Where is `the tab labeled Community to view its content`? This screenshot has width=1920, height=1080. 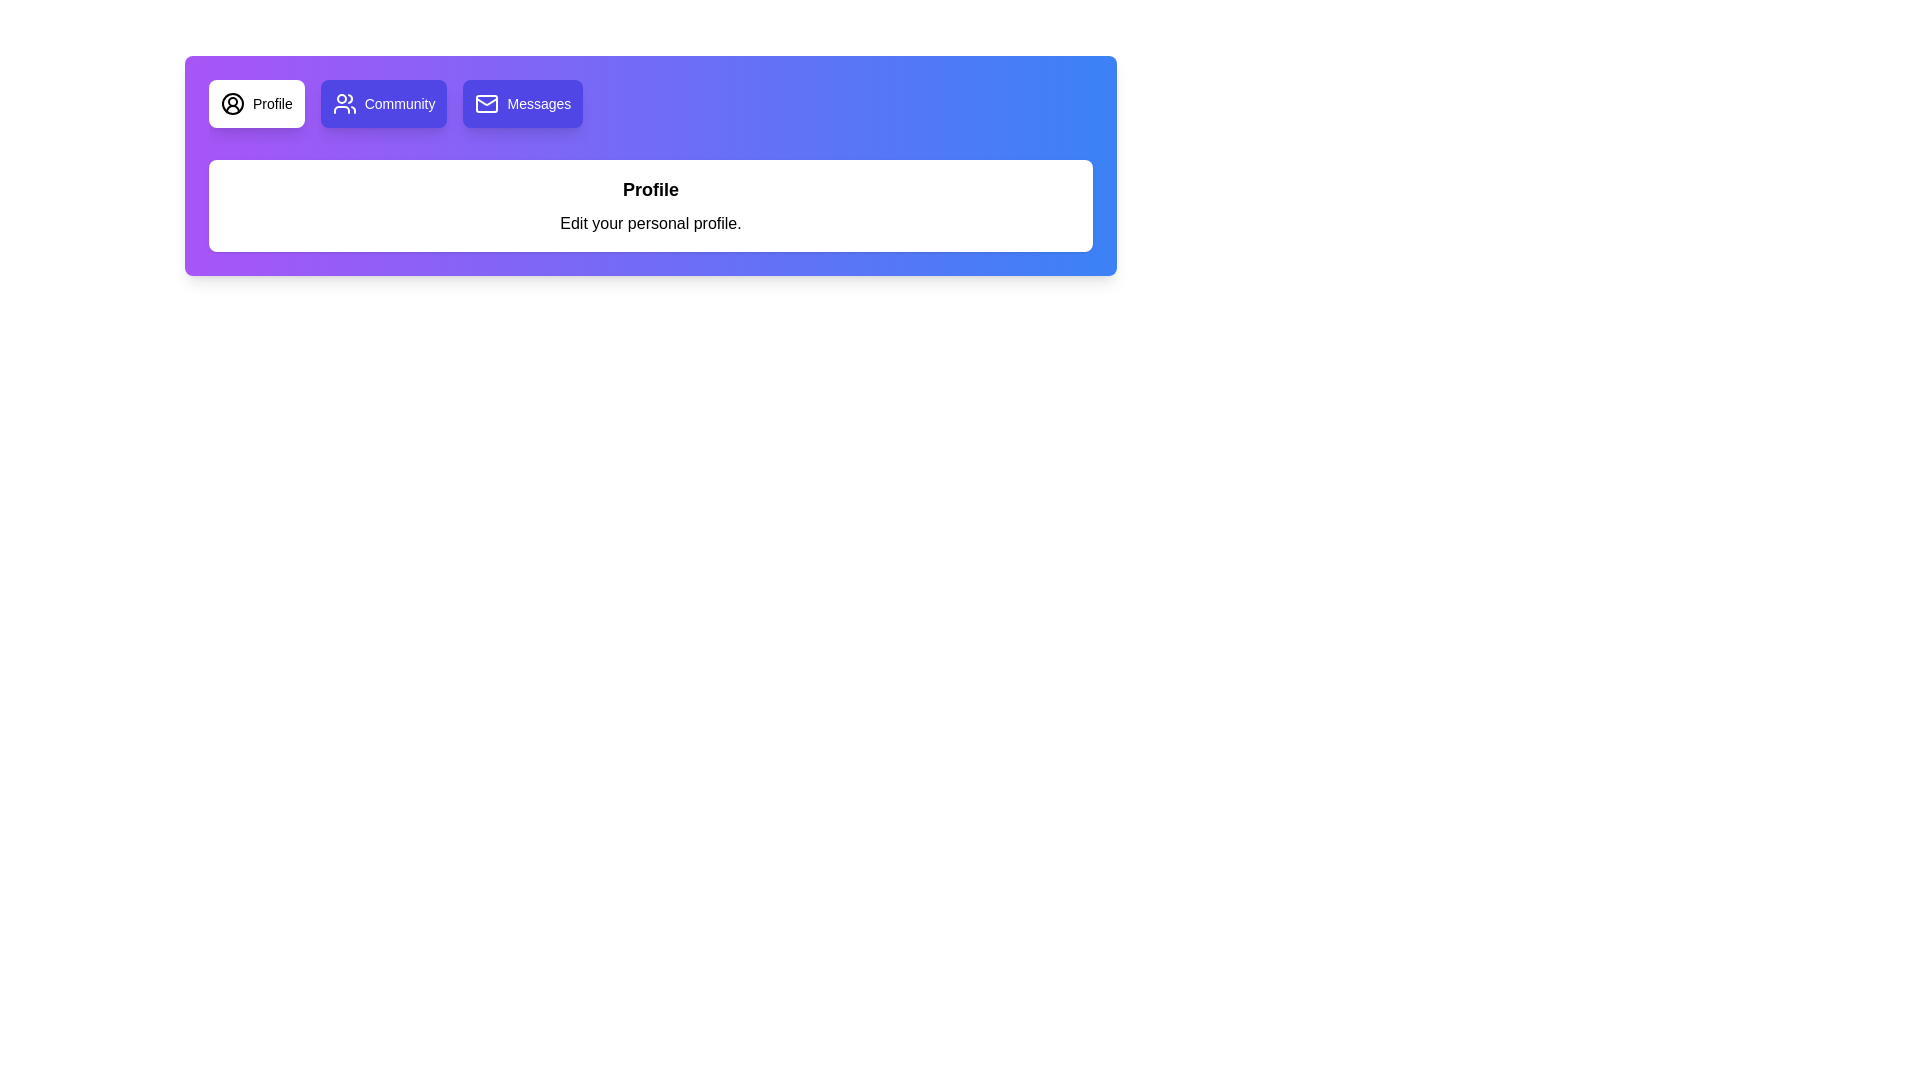 the tab labeled Community to view its content is located at coordinates (384, 104).